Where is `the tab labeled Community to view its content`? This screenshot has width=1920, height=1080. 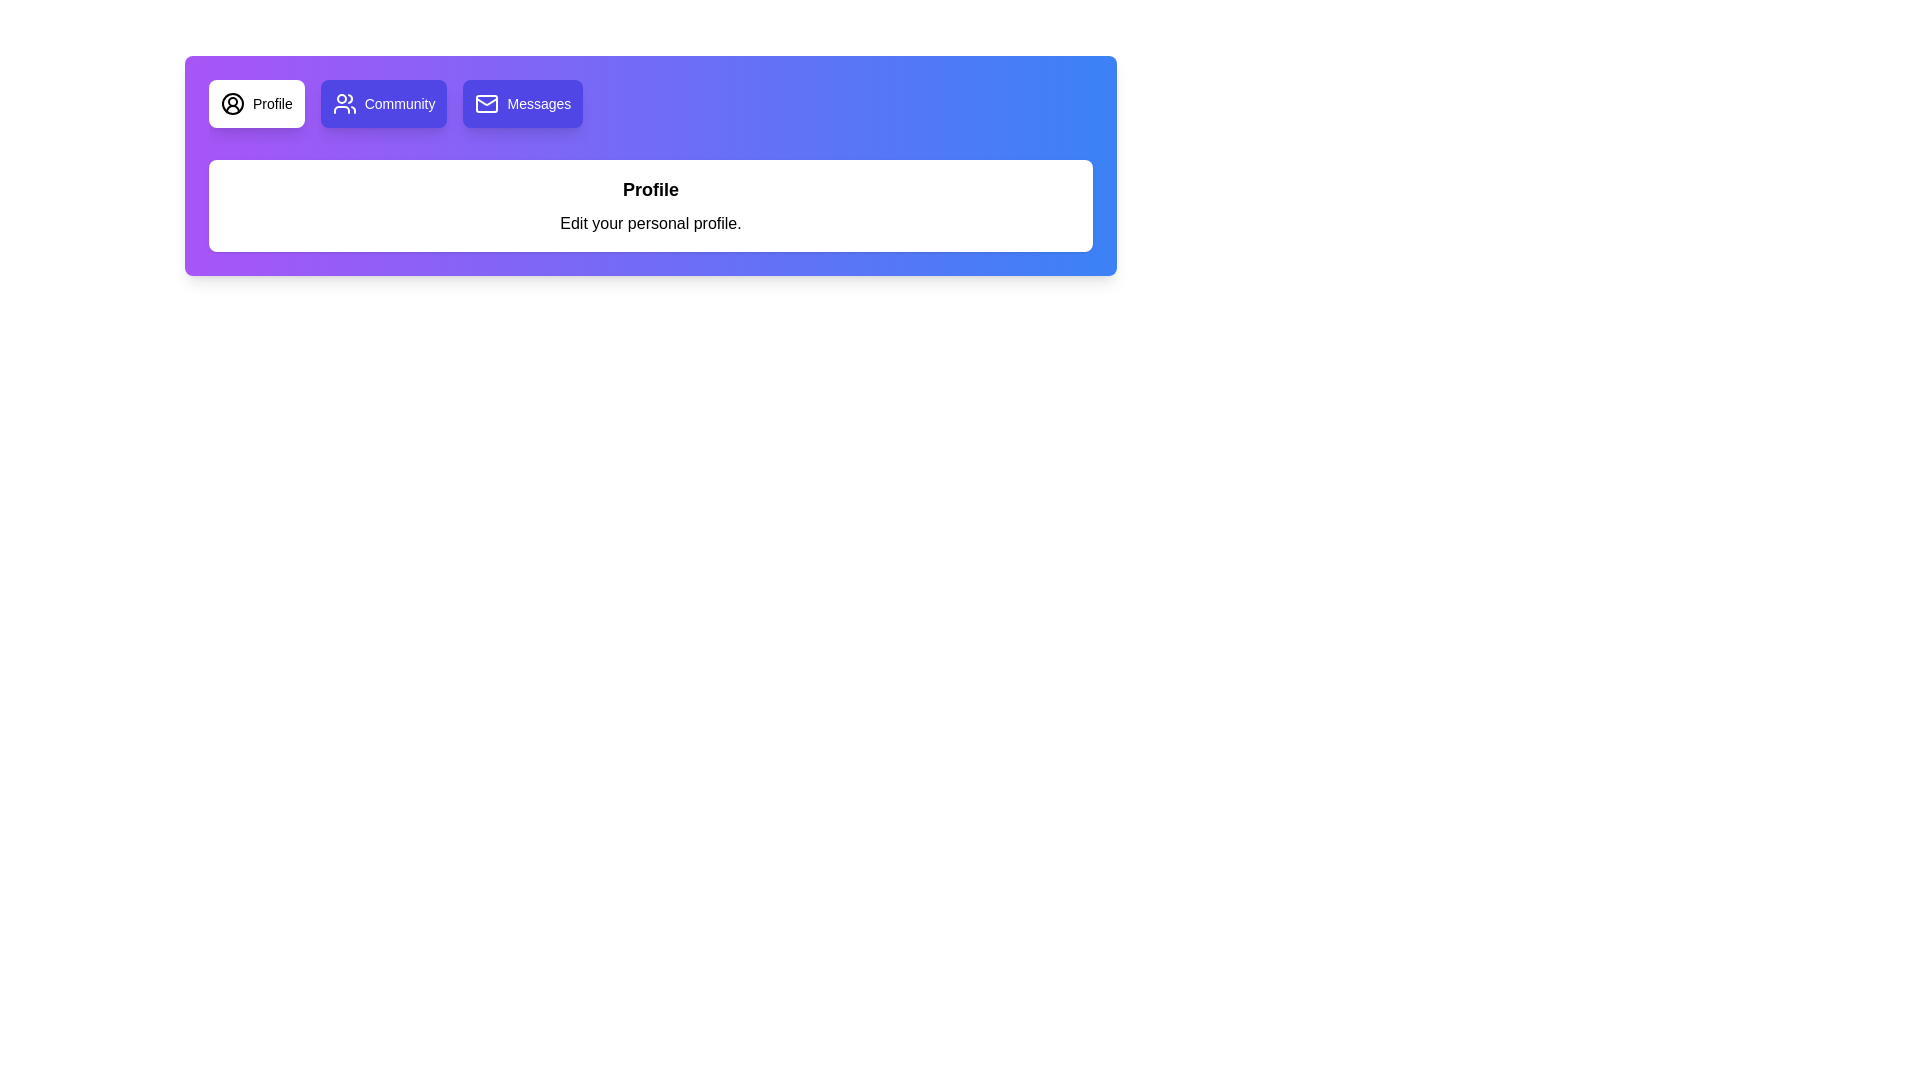 the tab labeled Community to view its content is located at coordinates (384, 104).